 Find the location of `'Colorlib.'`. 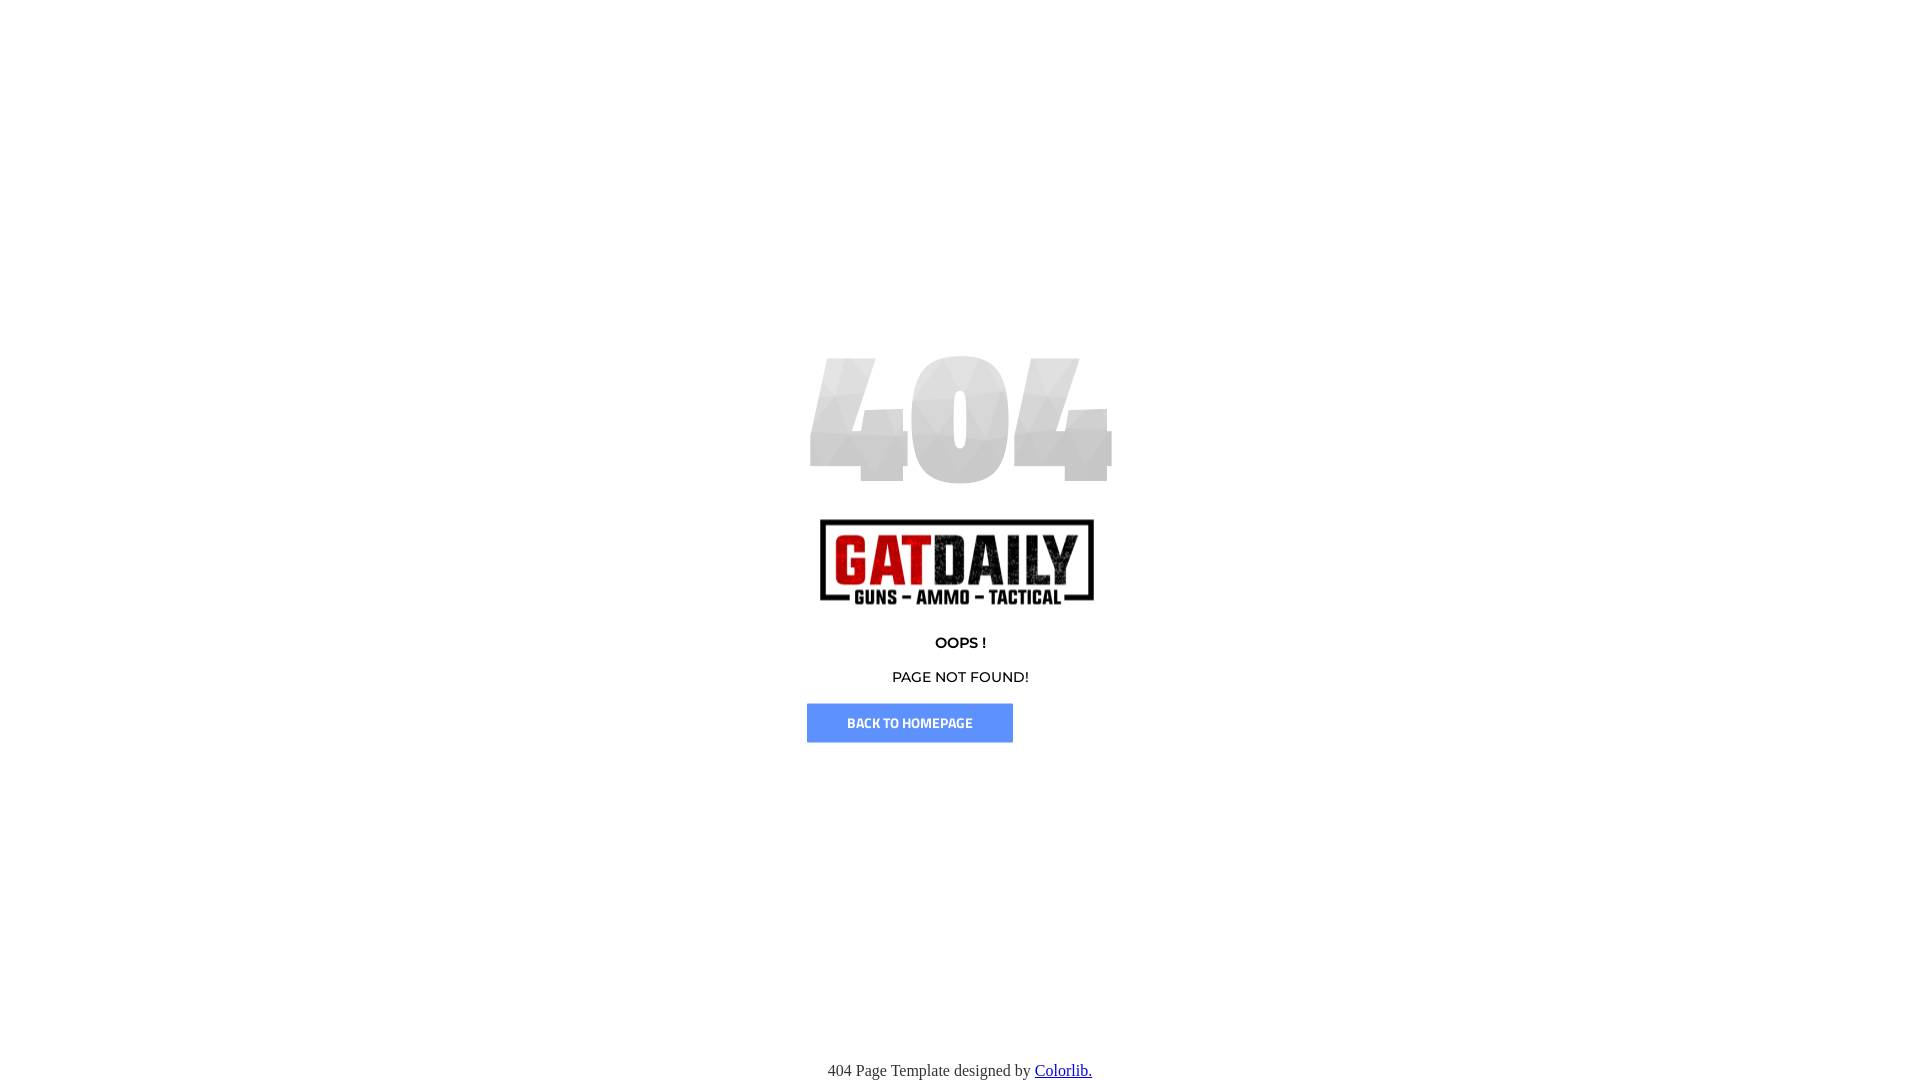

'Colorlib.' is located at coordinates (1035, 1069).